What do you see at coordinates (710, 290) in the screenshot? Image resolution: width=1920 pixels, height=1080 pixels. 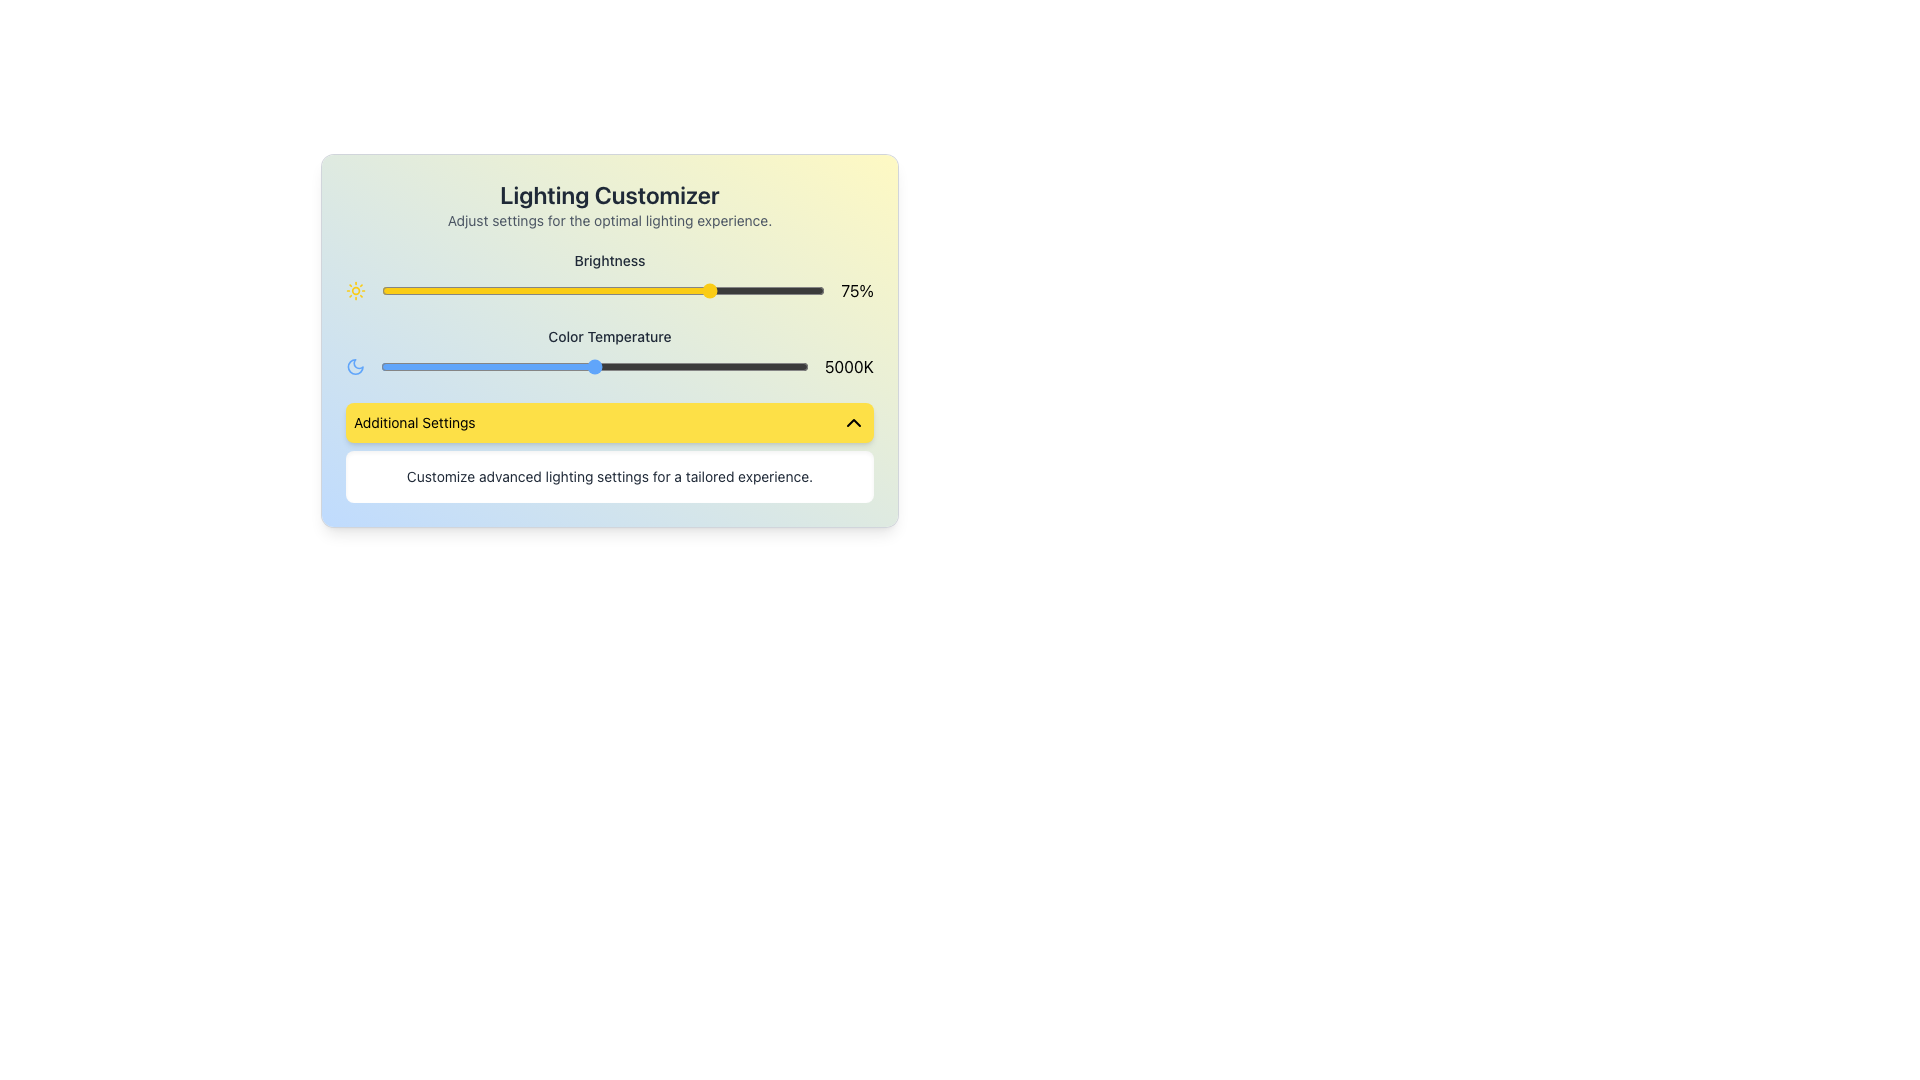 I see `the brightness level` at bounding box center [710, 290].